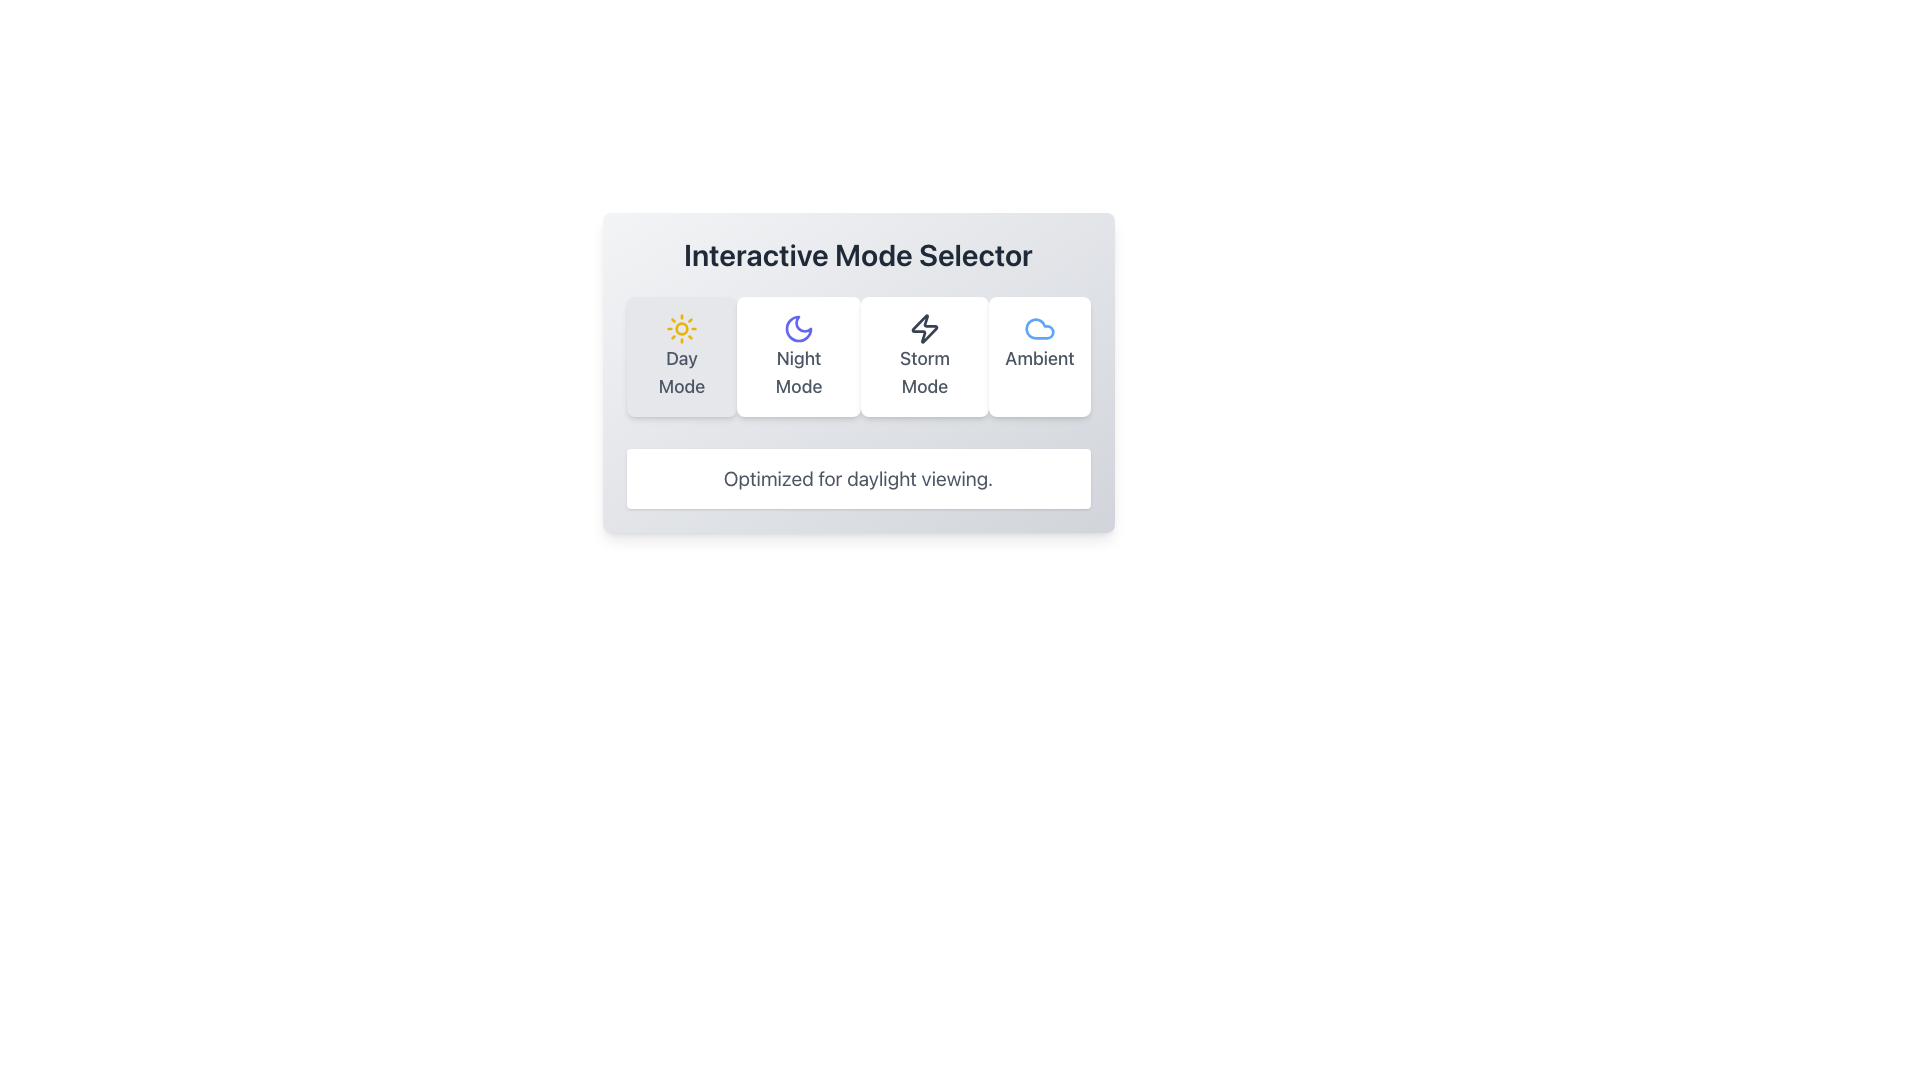 The height and width of the screenshot is (1080, 1920). Describe the element at coordinates (1038, 356) in the screenshot. I see `the 'Ambient' button, which is a square button with a white background and a blue cloud icon, located at the far right of a horizontal group of four buttons` at that location.